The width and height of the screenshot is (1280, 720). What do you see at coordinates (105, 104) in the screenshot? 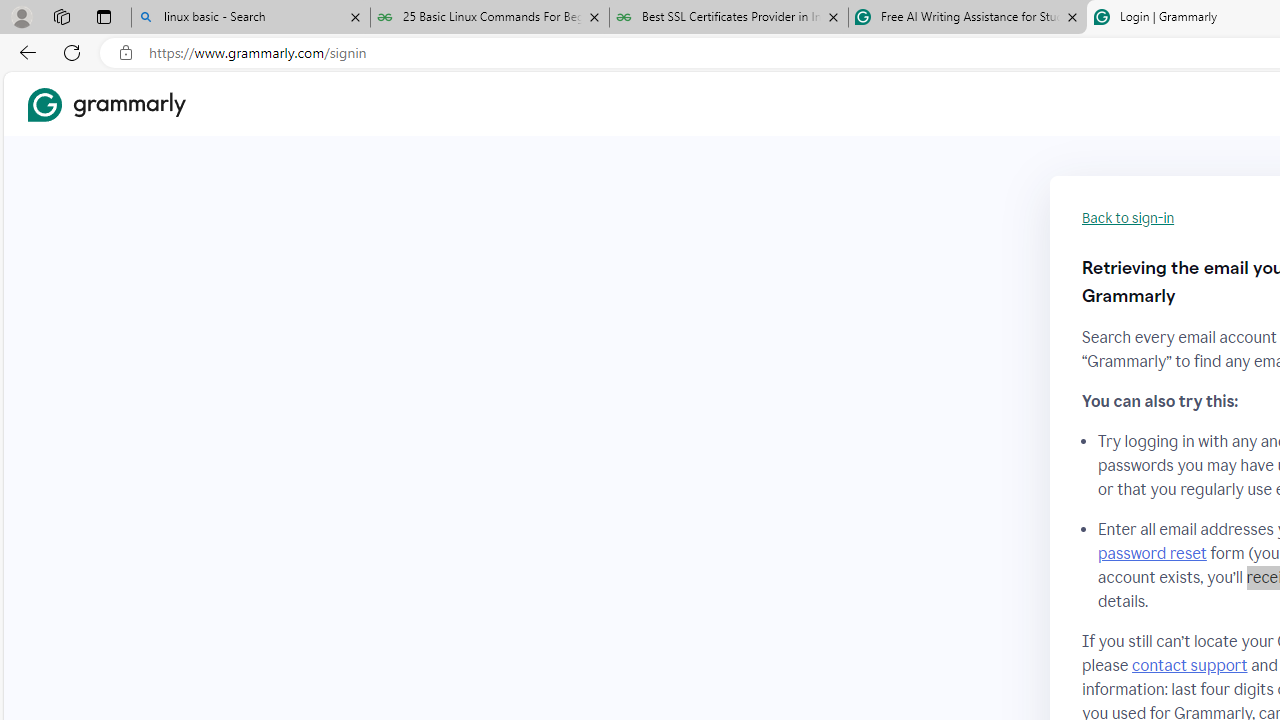
I see `'Grammarly Home'` at bounding box center [105, 104].